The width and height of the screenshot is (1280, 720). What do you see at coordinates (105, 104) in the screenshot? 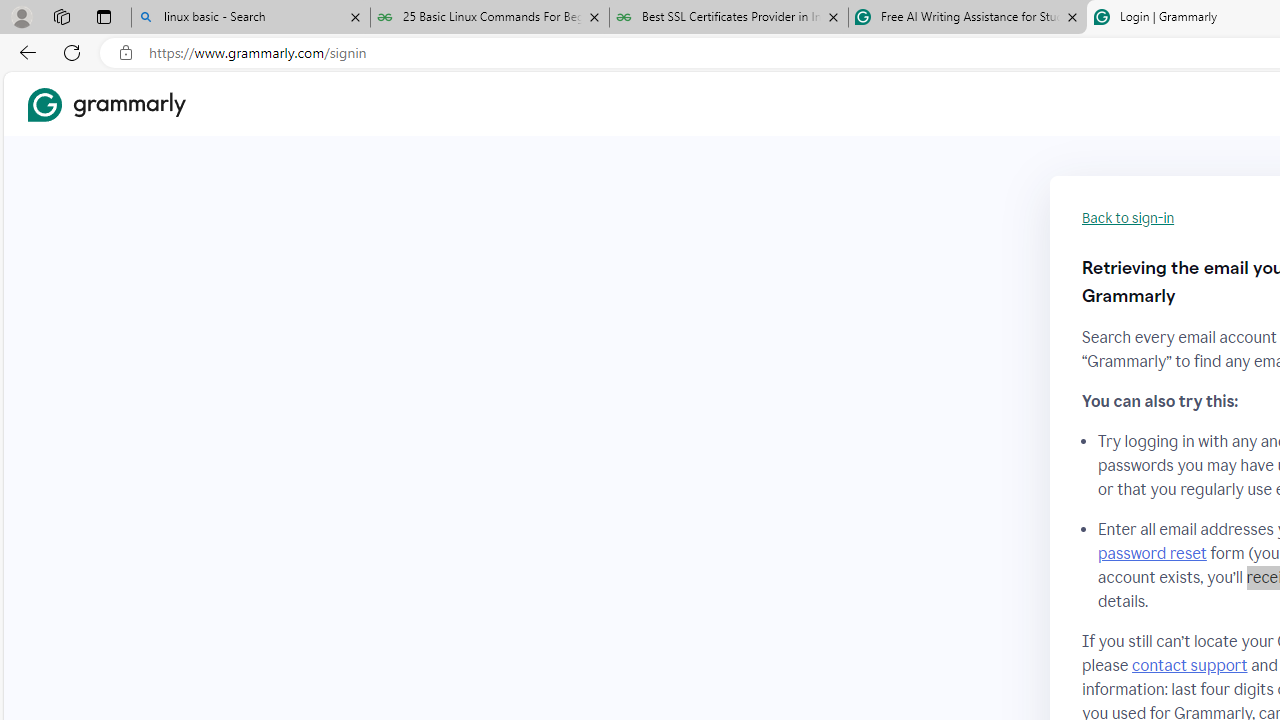
I see `'Grammarly Home'` at bounding box center [105, 104].